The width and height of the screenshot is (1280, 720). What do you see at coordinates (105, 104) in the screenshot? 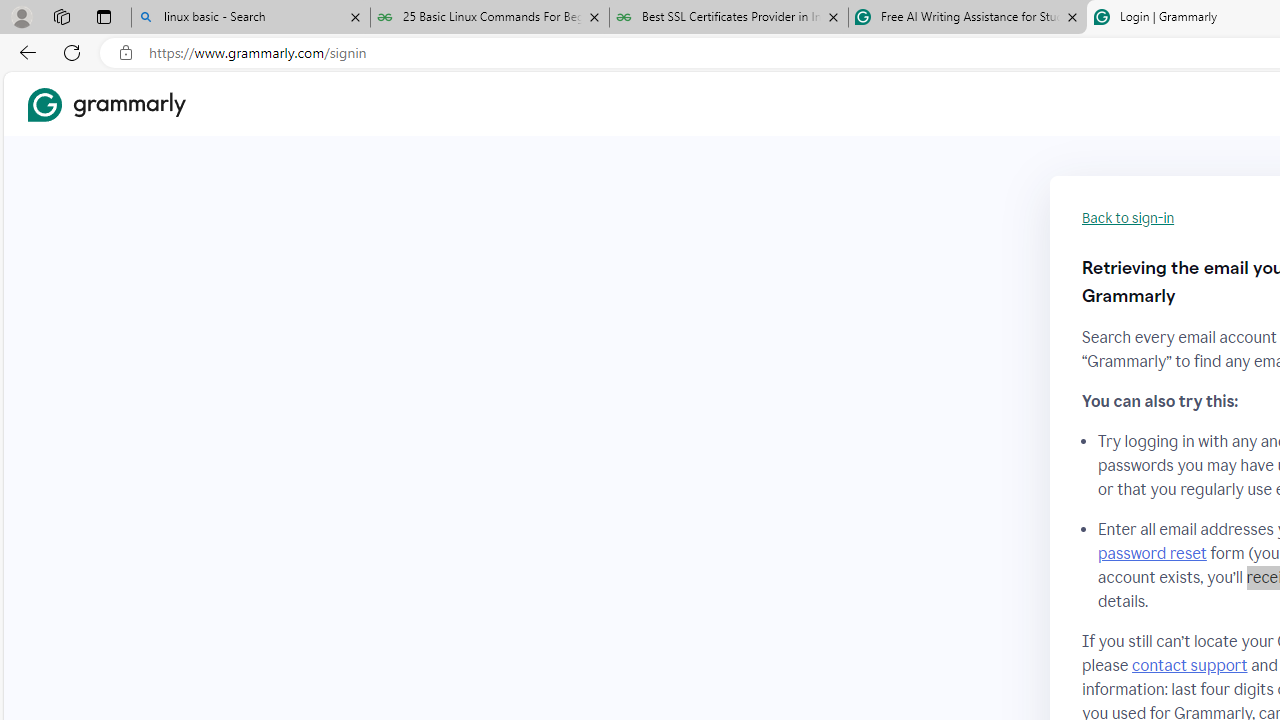
I see `'Grammarly Home'` at bounding box center [105, 104].